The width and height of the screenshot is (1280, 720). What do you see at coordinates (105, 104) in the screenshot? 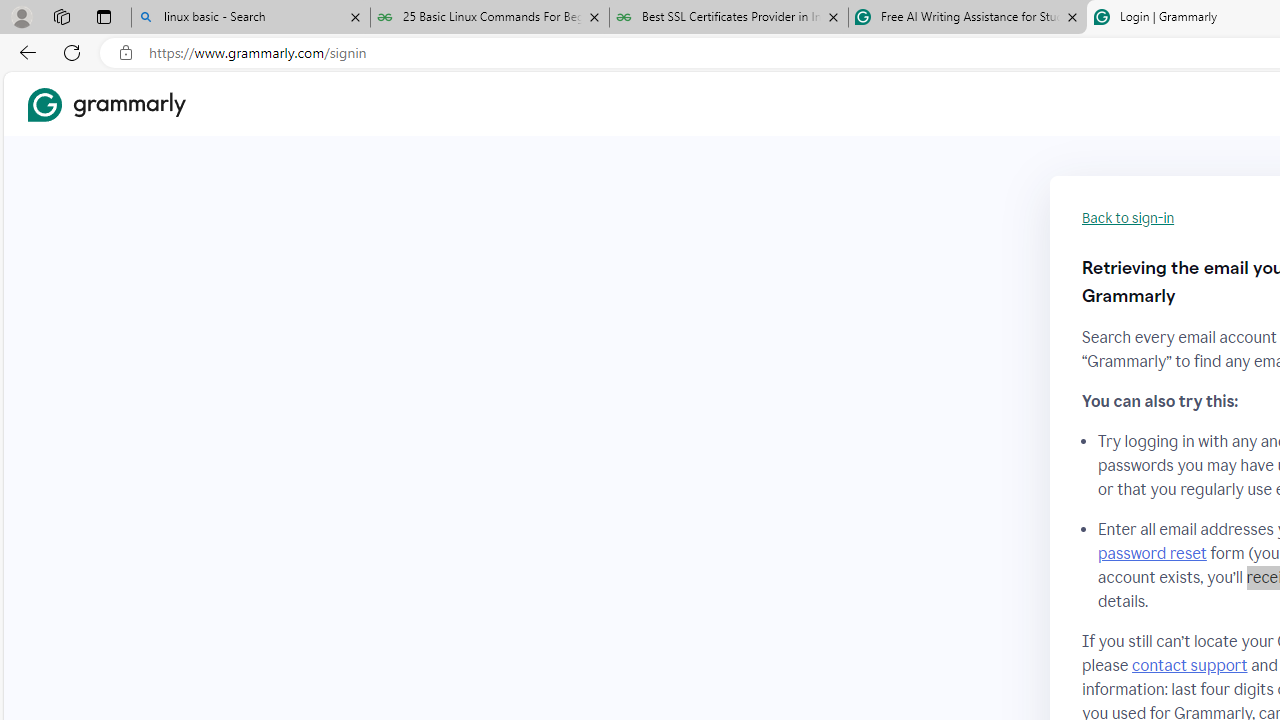
I see `'Grammarly Home'` at bounding box center [105, 104].